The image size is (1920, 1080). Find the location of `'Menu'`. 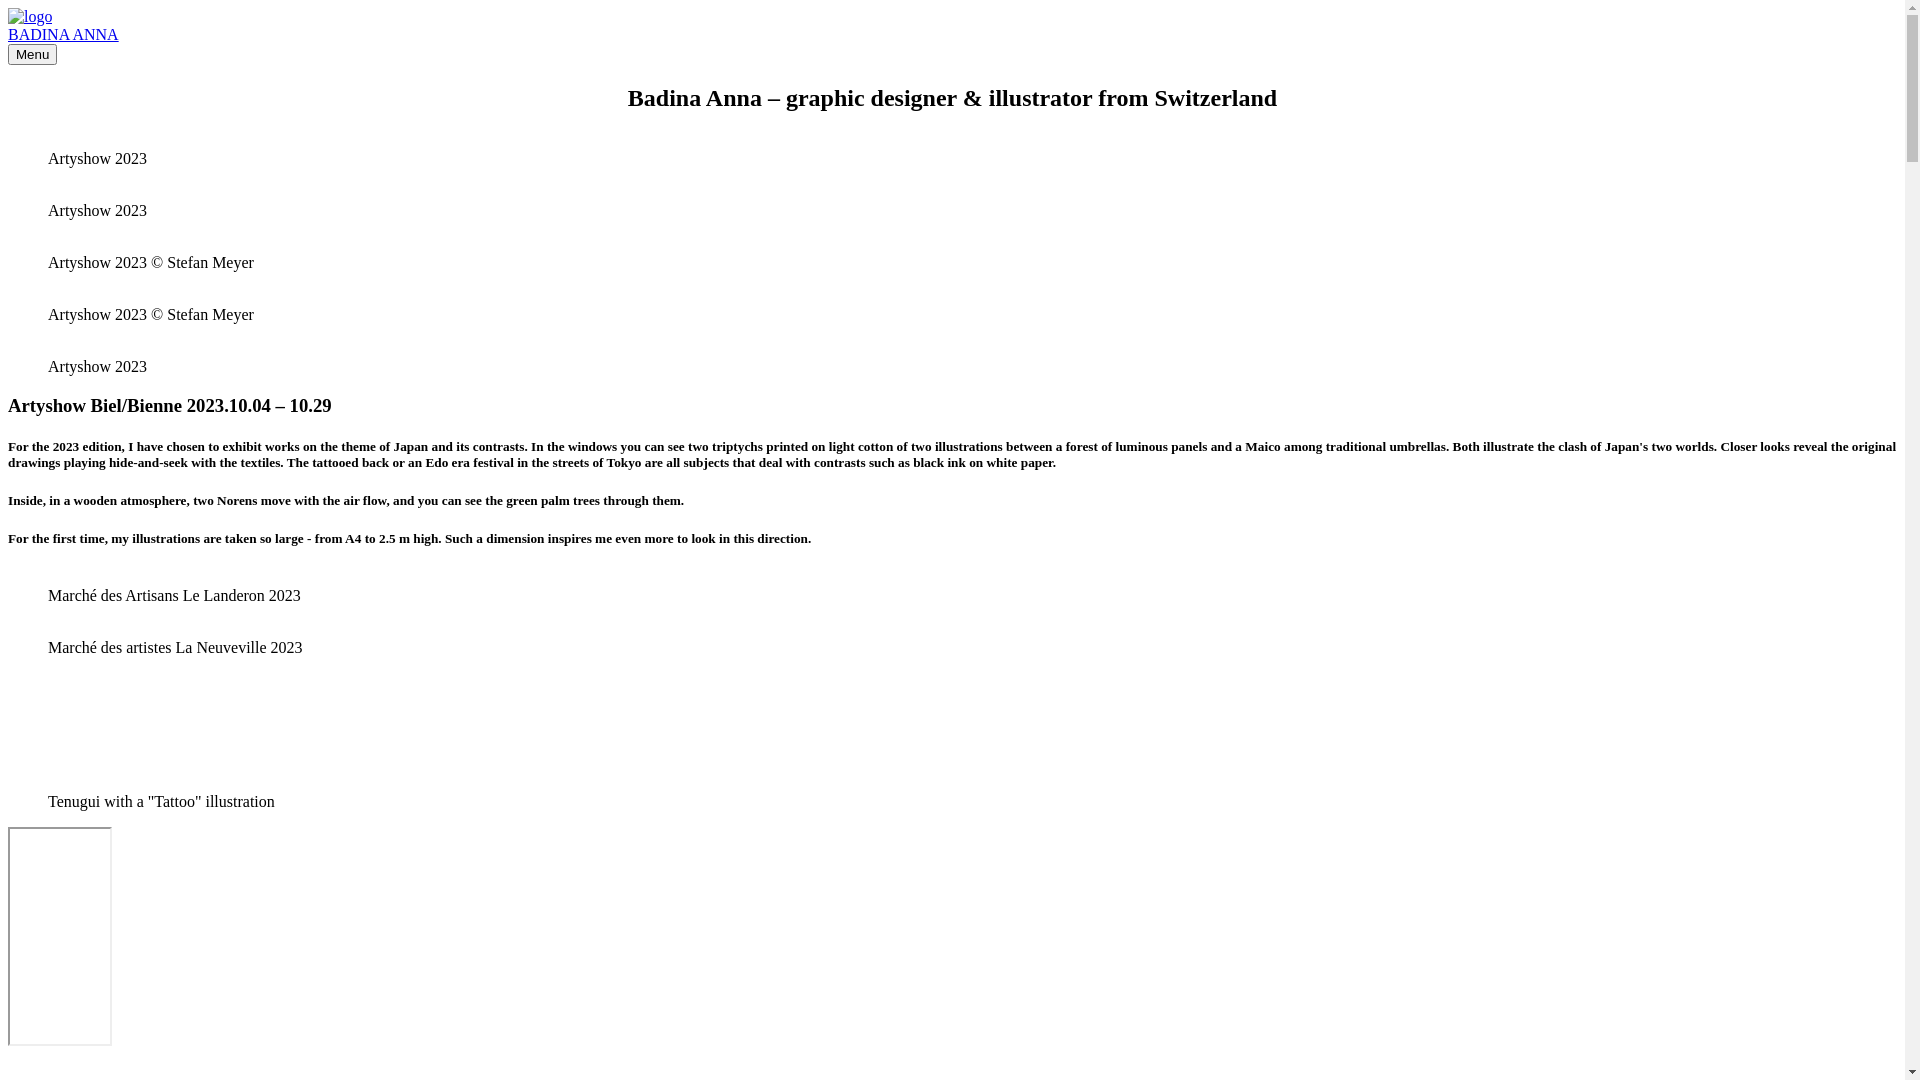

'Menu' is located at coordinates (32, 53).